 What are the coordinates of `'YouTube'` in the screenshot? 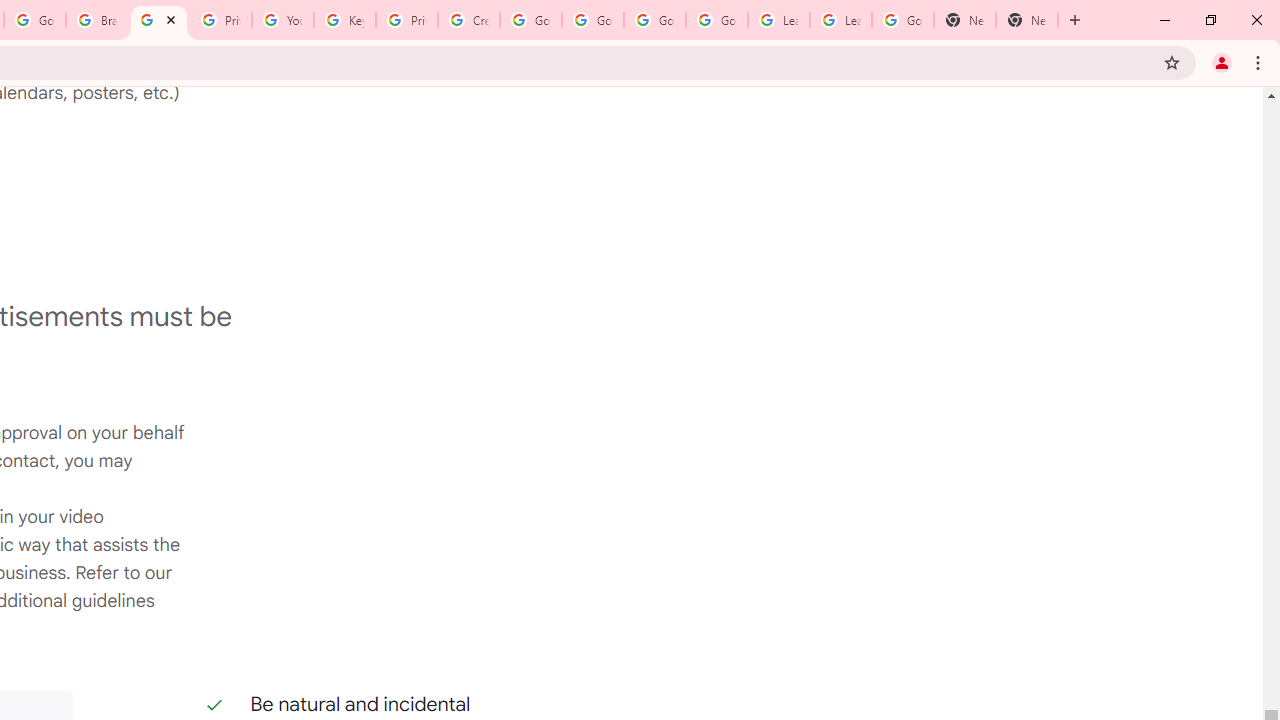 It's located at (281, 20).